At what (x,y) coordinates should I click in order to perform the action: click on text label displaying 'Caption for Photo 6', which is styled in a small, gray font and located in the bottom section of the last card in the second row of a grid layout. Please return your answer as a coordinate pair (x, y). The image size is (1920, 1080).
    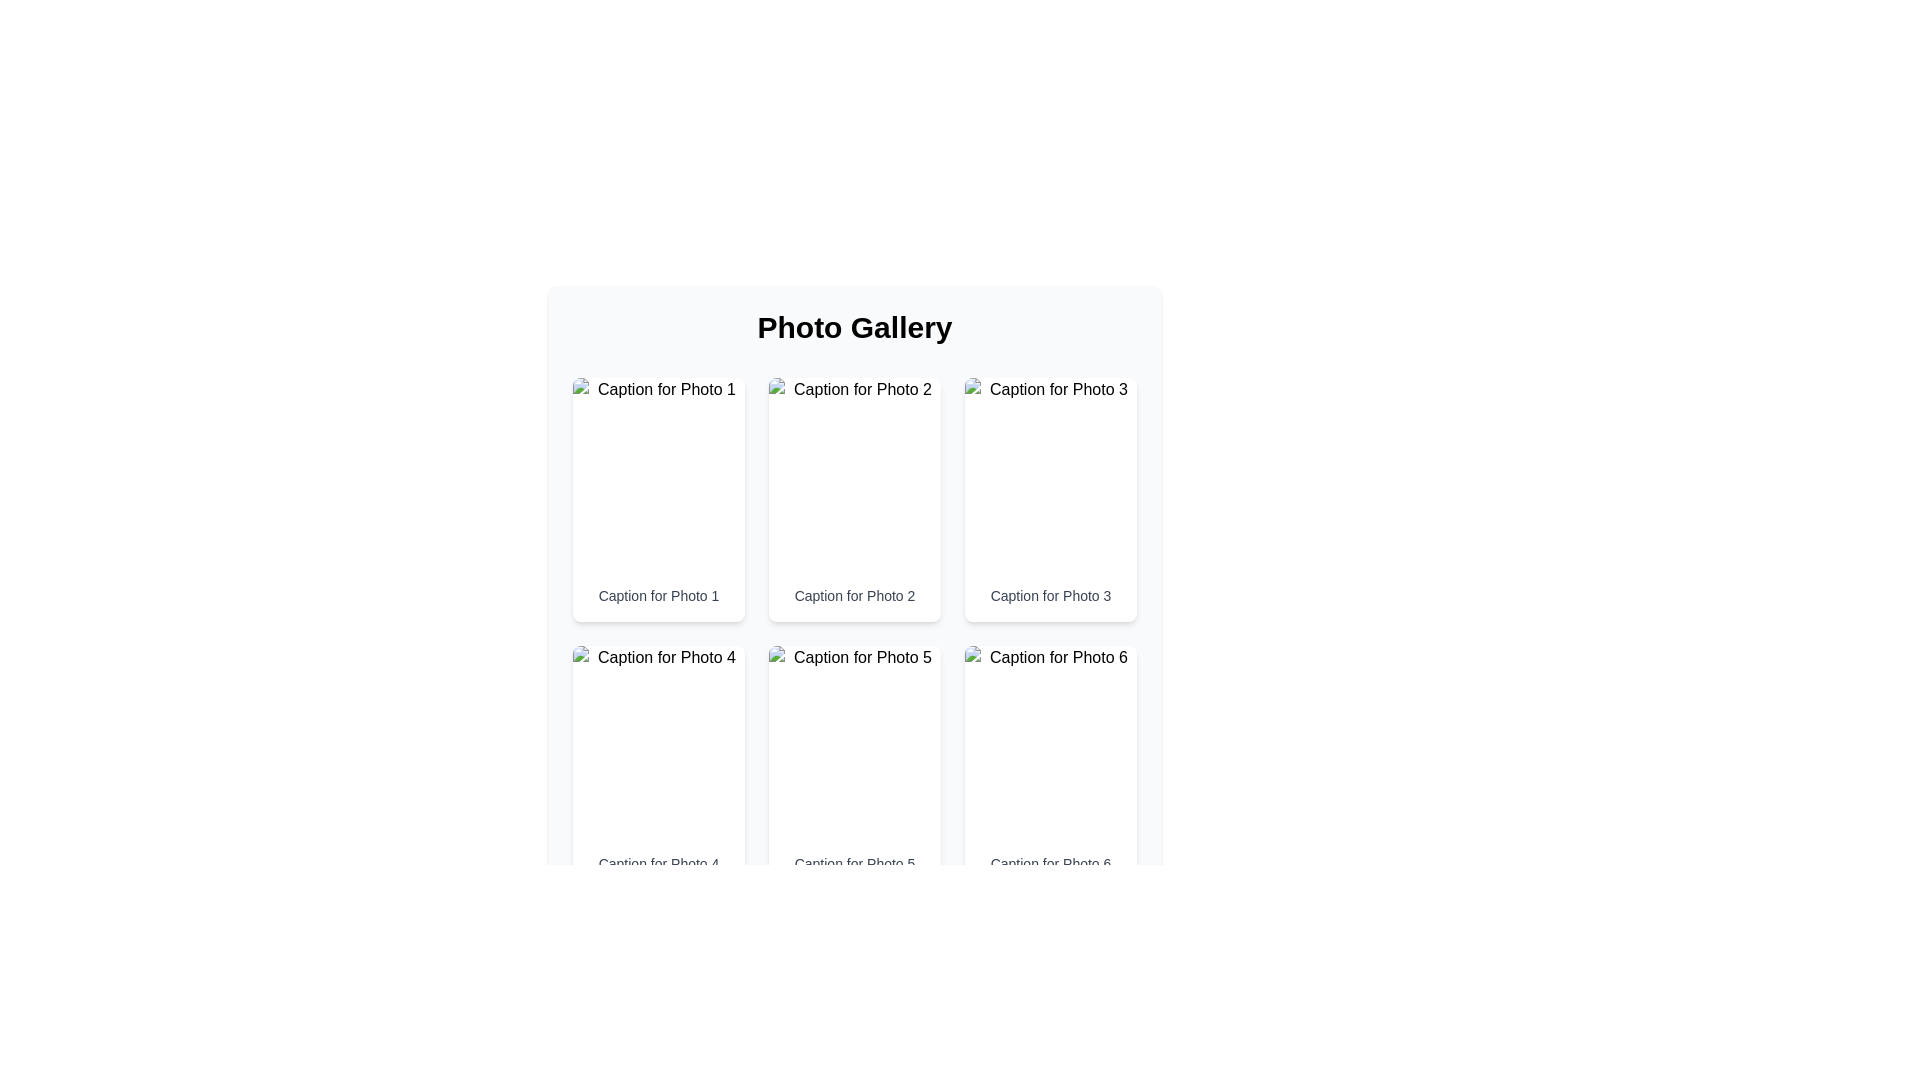
    Looking at the image, I should click on (1050, 863).